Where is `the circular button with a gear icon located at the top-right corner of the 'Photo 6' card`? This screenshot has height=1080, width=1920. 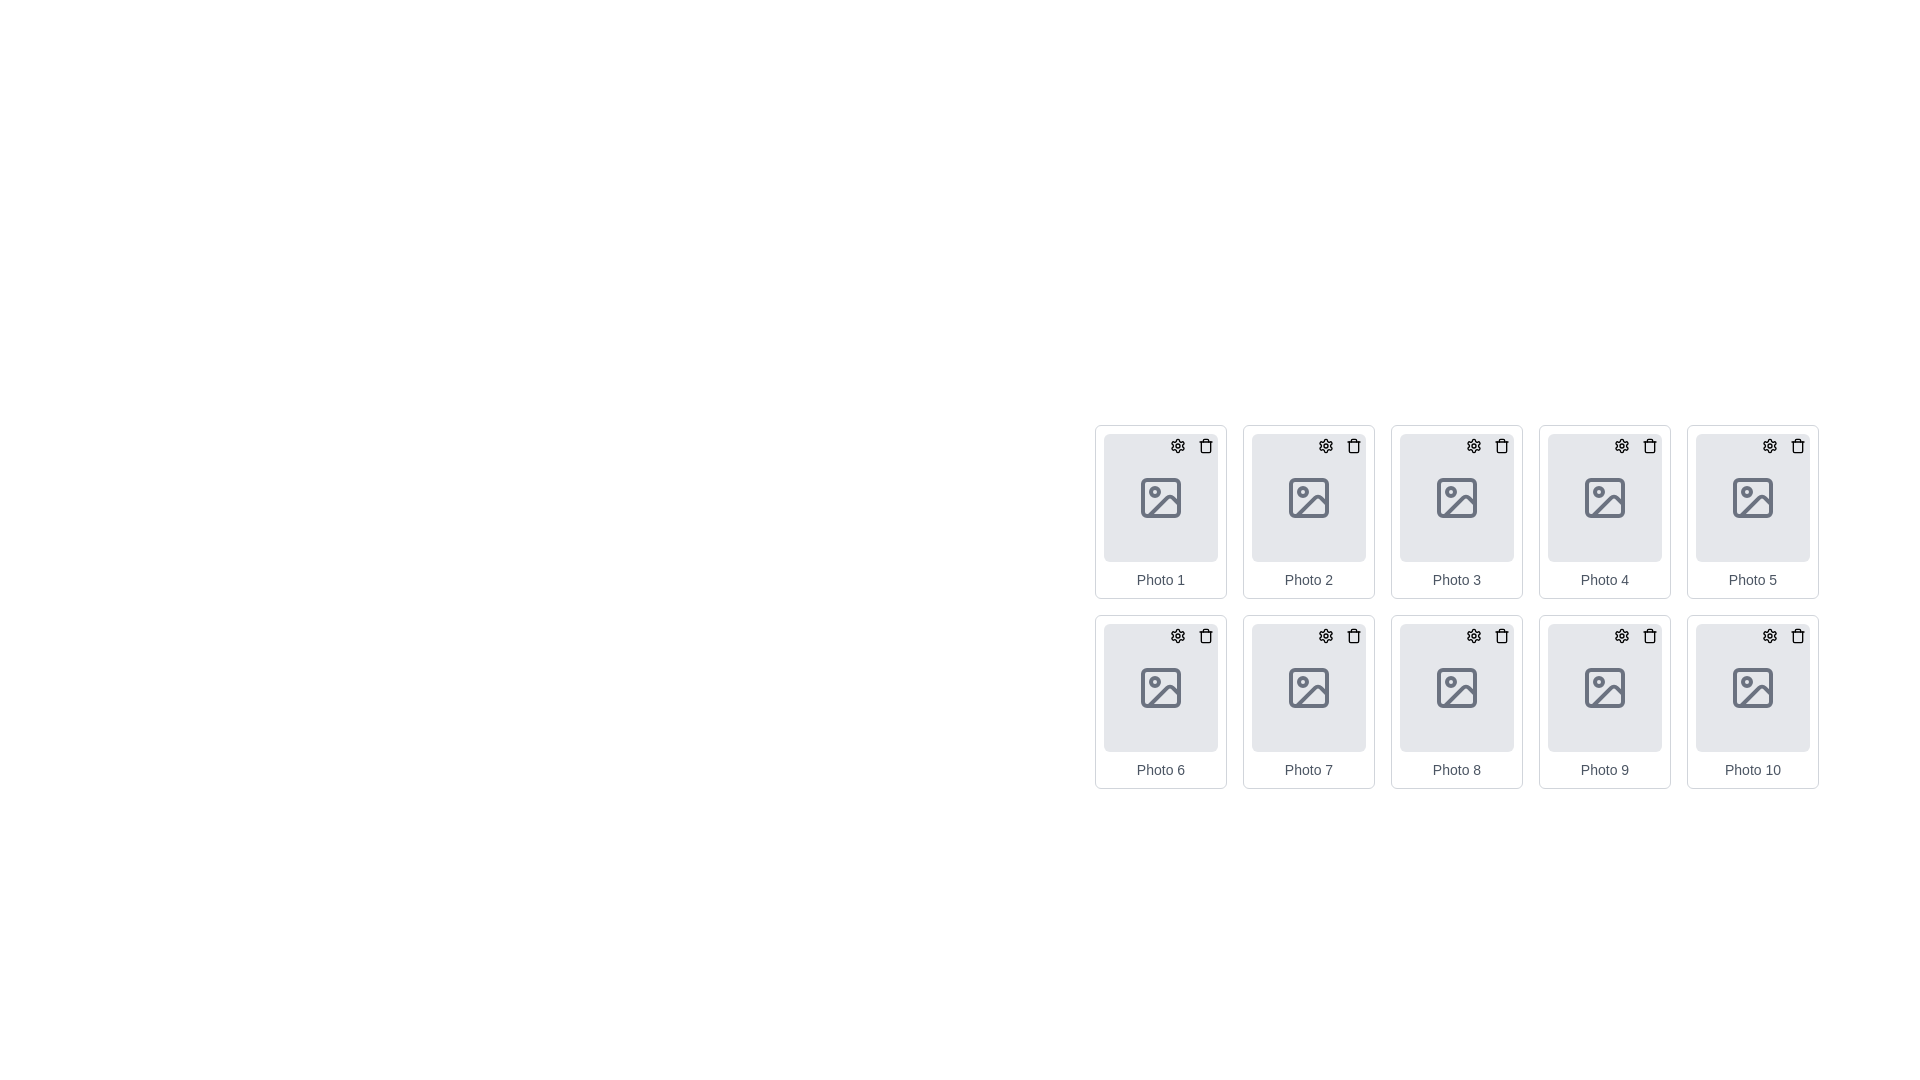
the circular button with a gear icon located at the top-right corner of the 'Photo 6' card is located at coordinates (1177, 636).